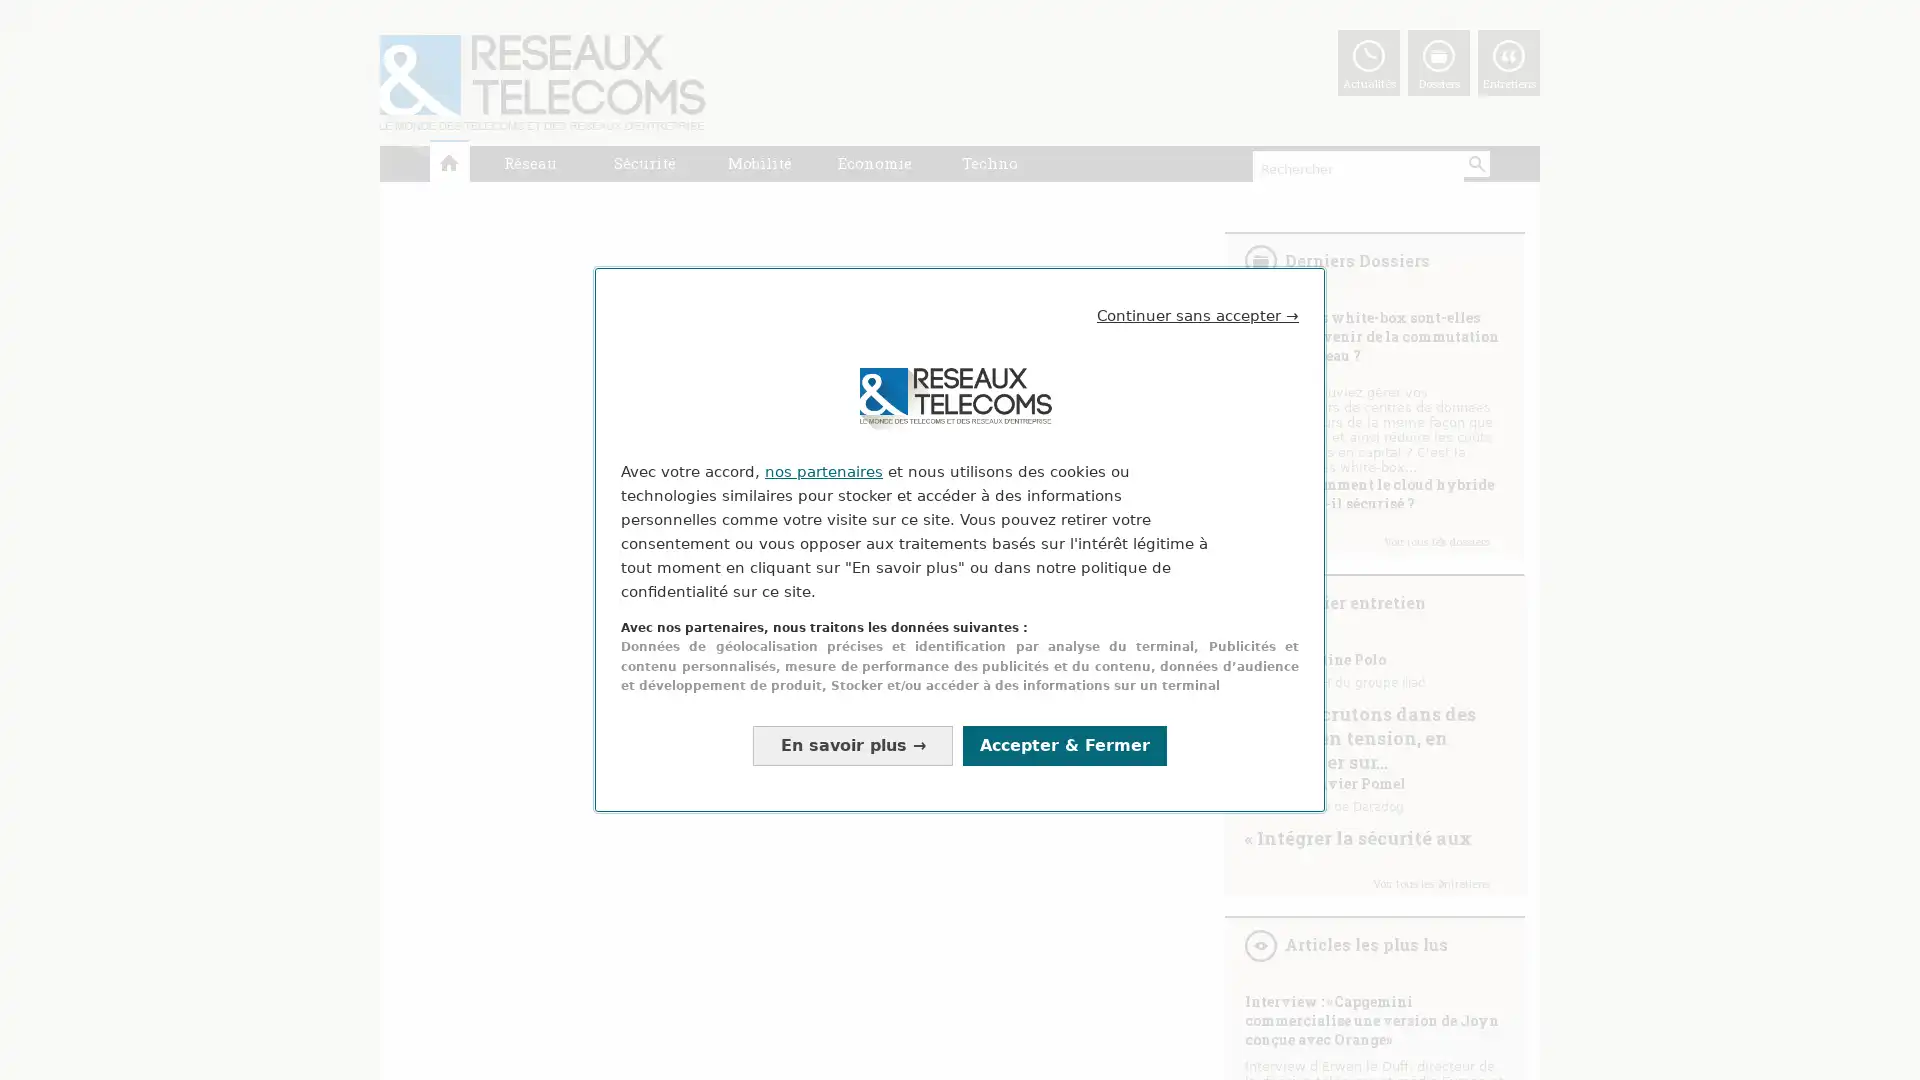 Image resolution: width=1920 pixels, height=1080 pixels. What do you see at coordinates (1198, 315) in the screenshot?
I see `Continuer sans accepter` at bounding box center [1198, 315].